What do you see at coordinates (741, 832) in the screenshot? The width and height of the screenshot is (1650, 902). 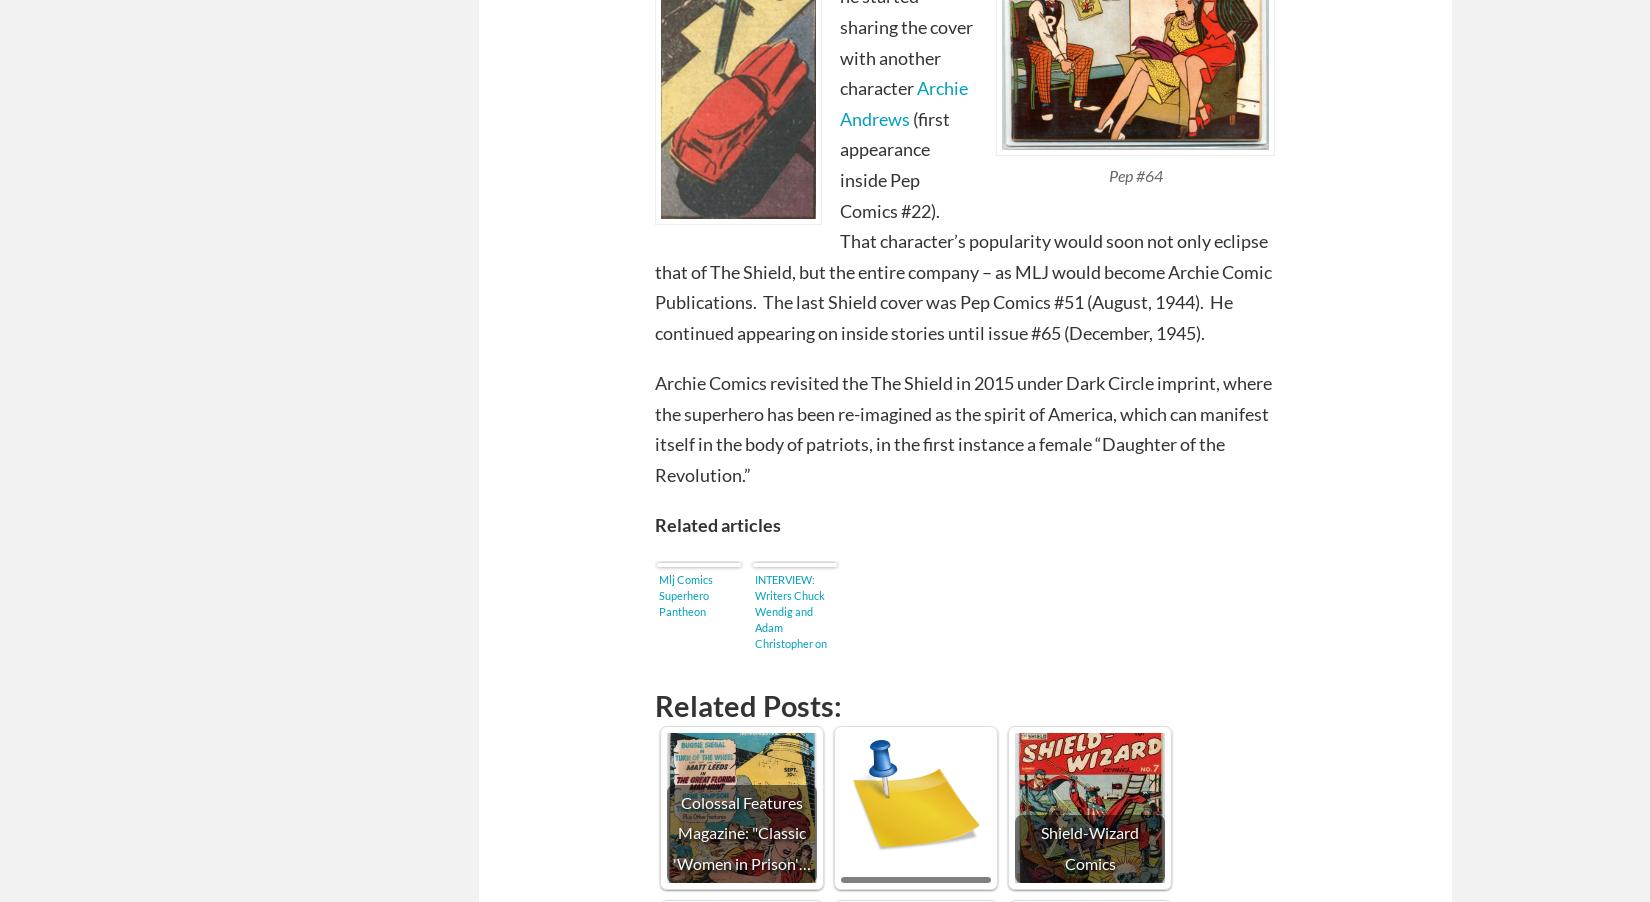 I see `'Colossal Features Magazine: "Classic 'Women in Prison'…'` at bounding box center [741, 832].